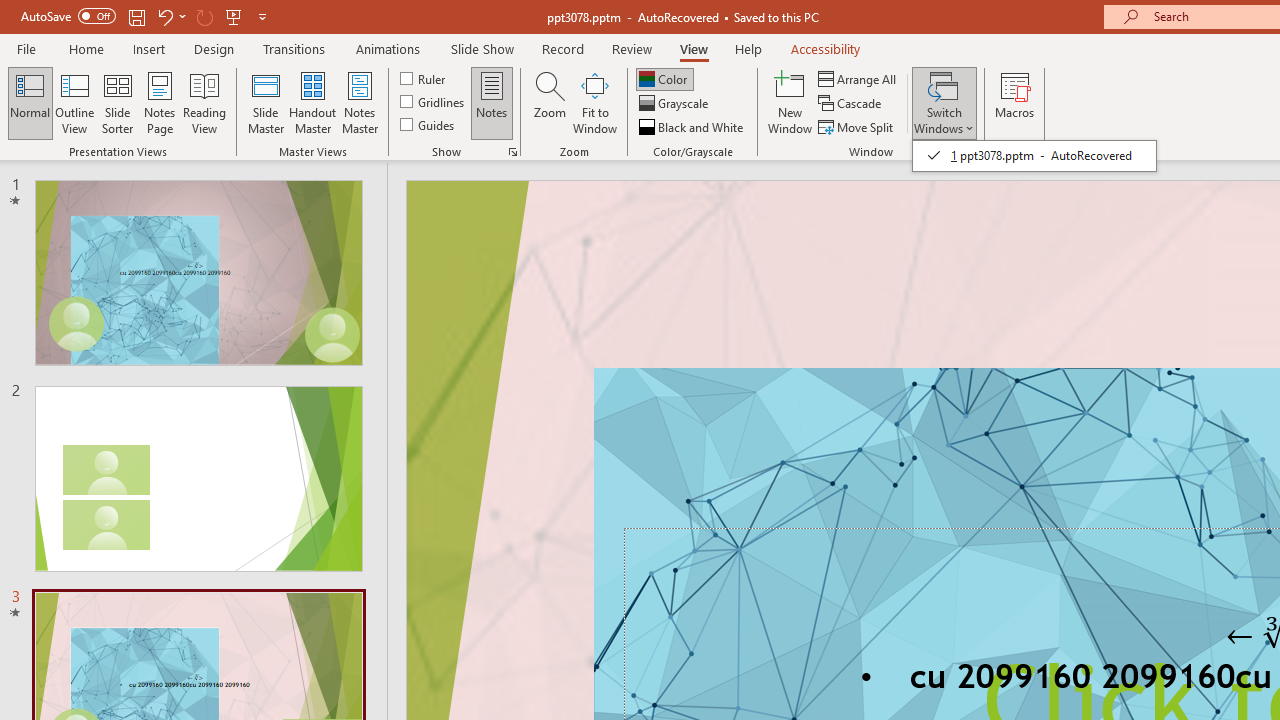 Image resolution: width=1280 pixels, height=720 pixels. What do you see at coordinates (594, 103) in the screenshot?
I see `'Fit to Window'` at bounding box center [594, 103].